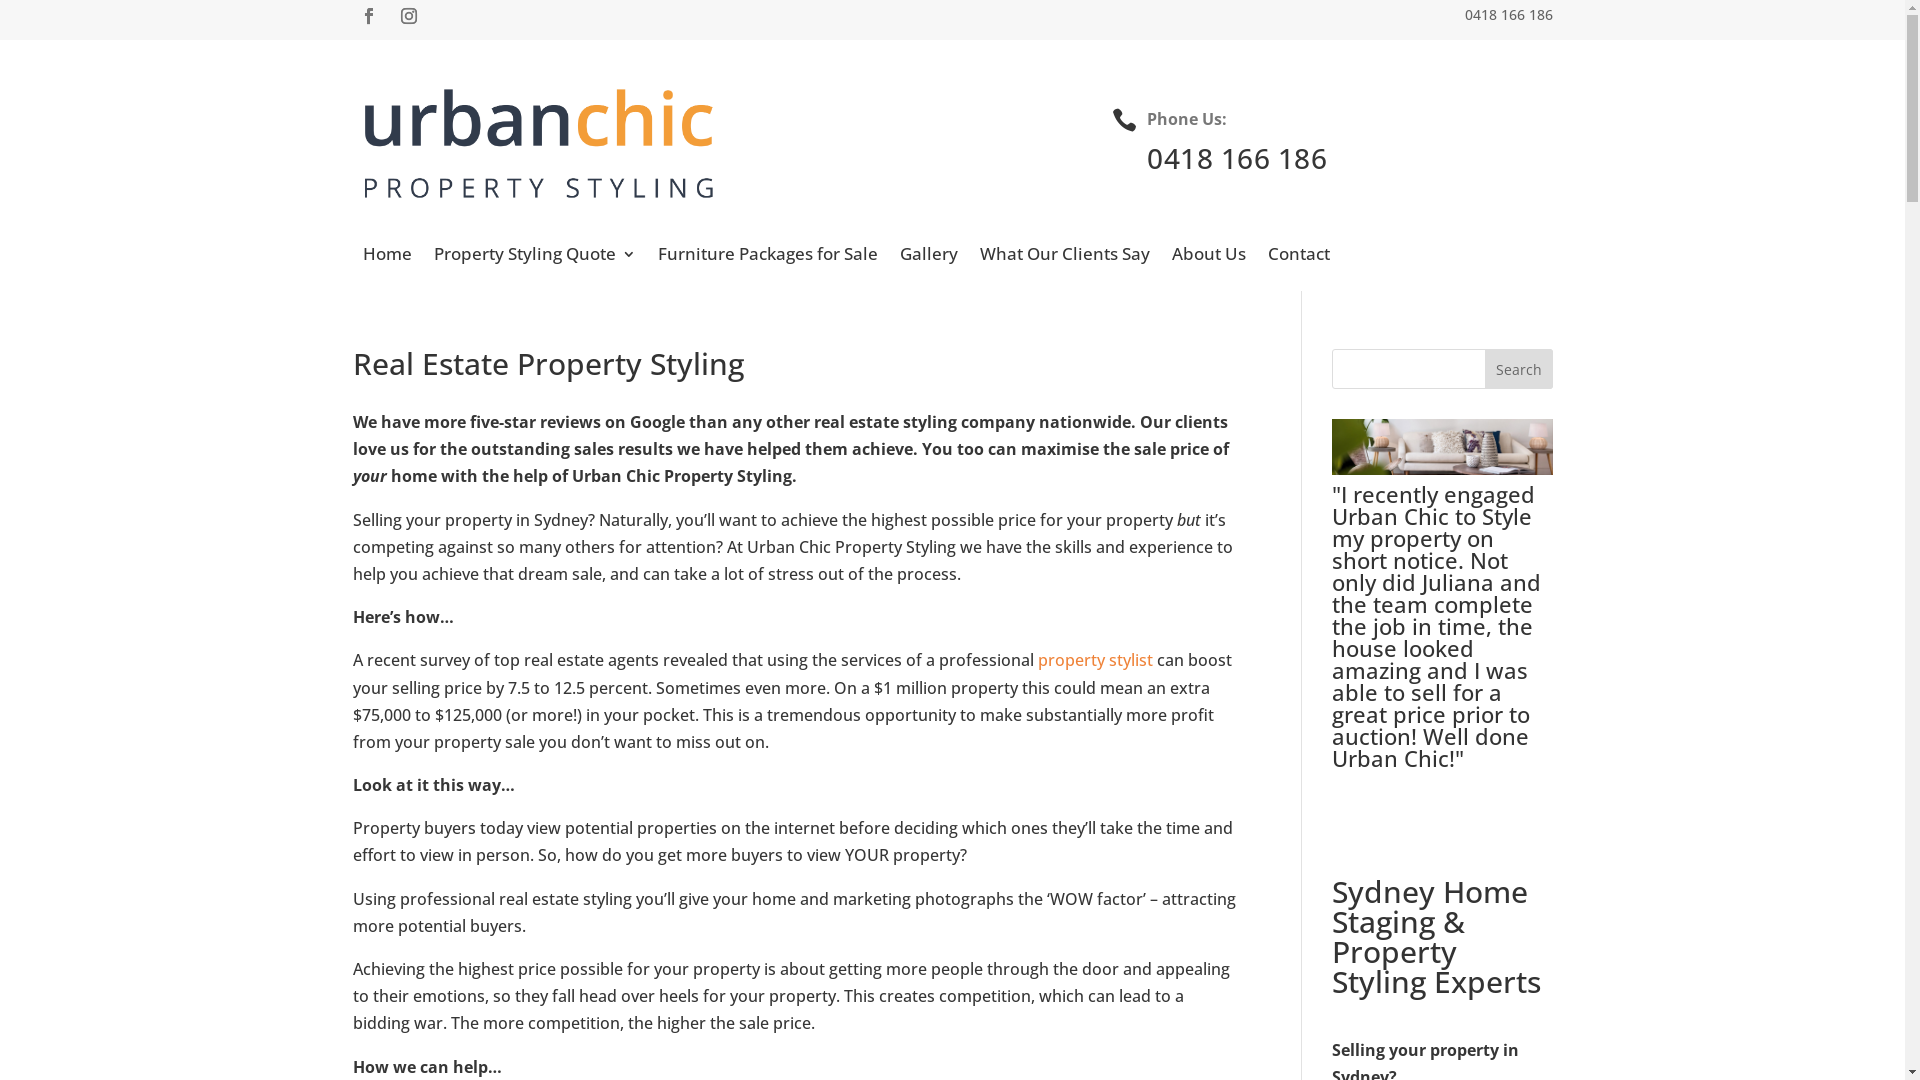 The width and height of the screenshot is (1920, 1080). What do you see at coordinates (928, 257) in the screenshot?
I see `'Gallery'` at bounding box center [928, 257].